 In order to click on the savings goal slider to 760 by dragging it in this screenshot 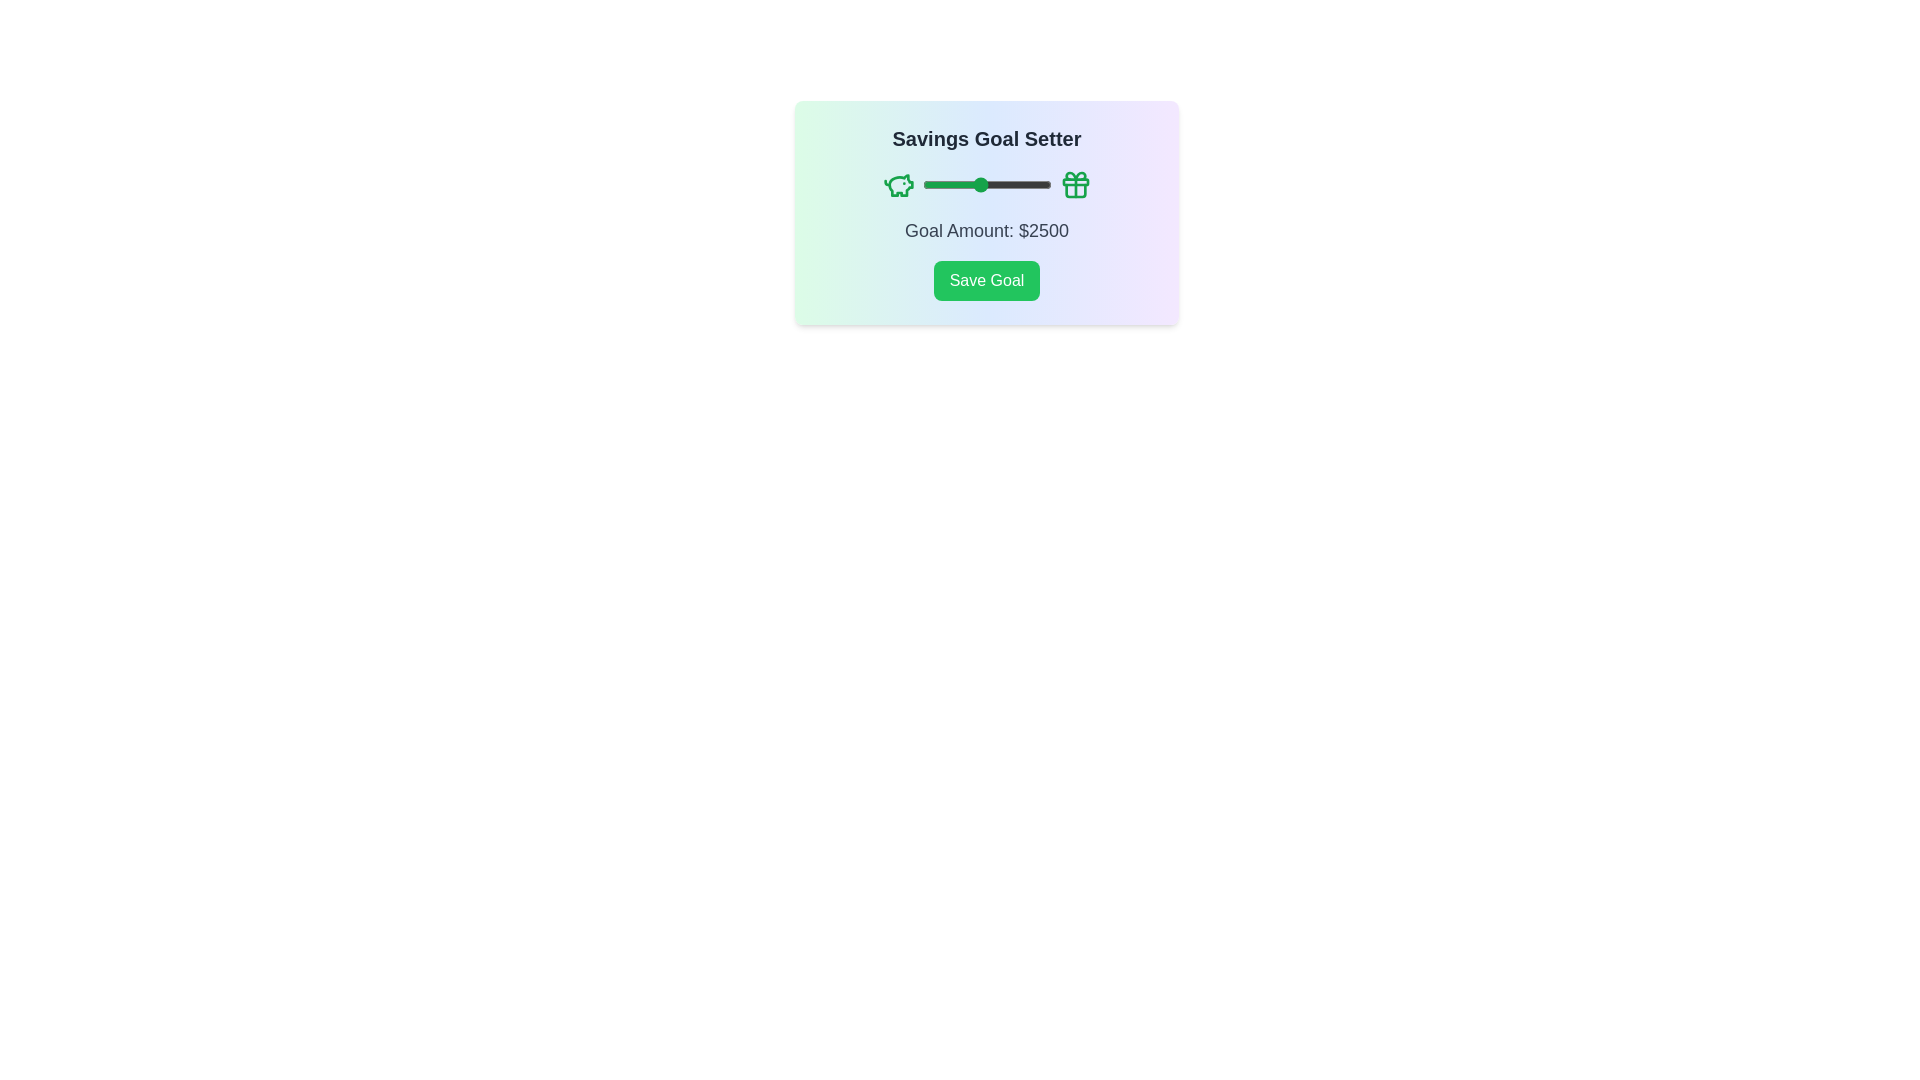, I will do `click(928, 185)`.